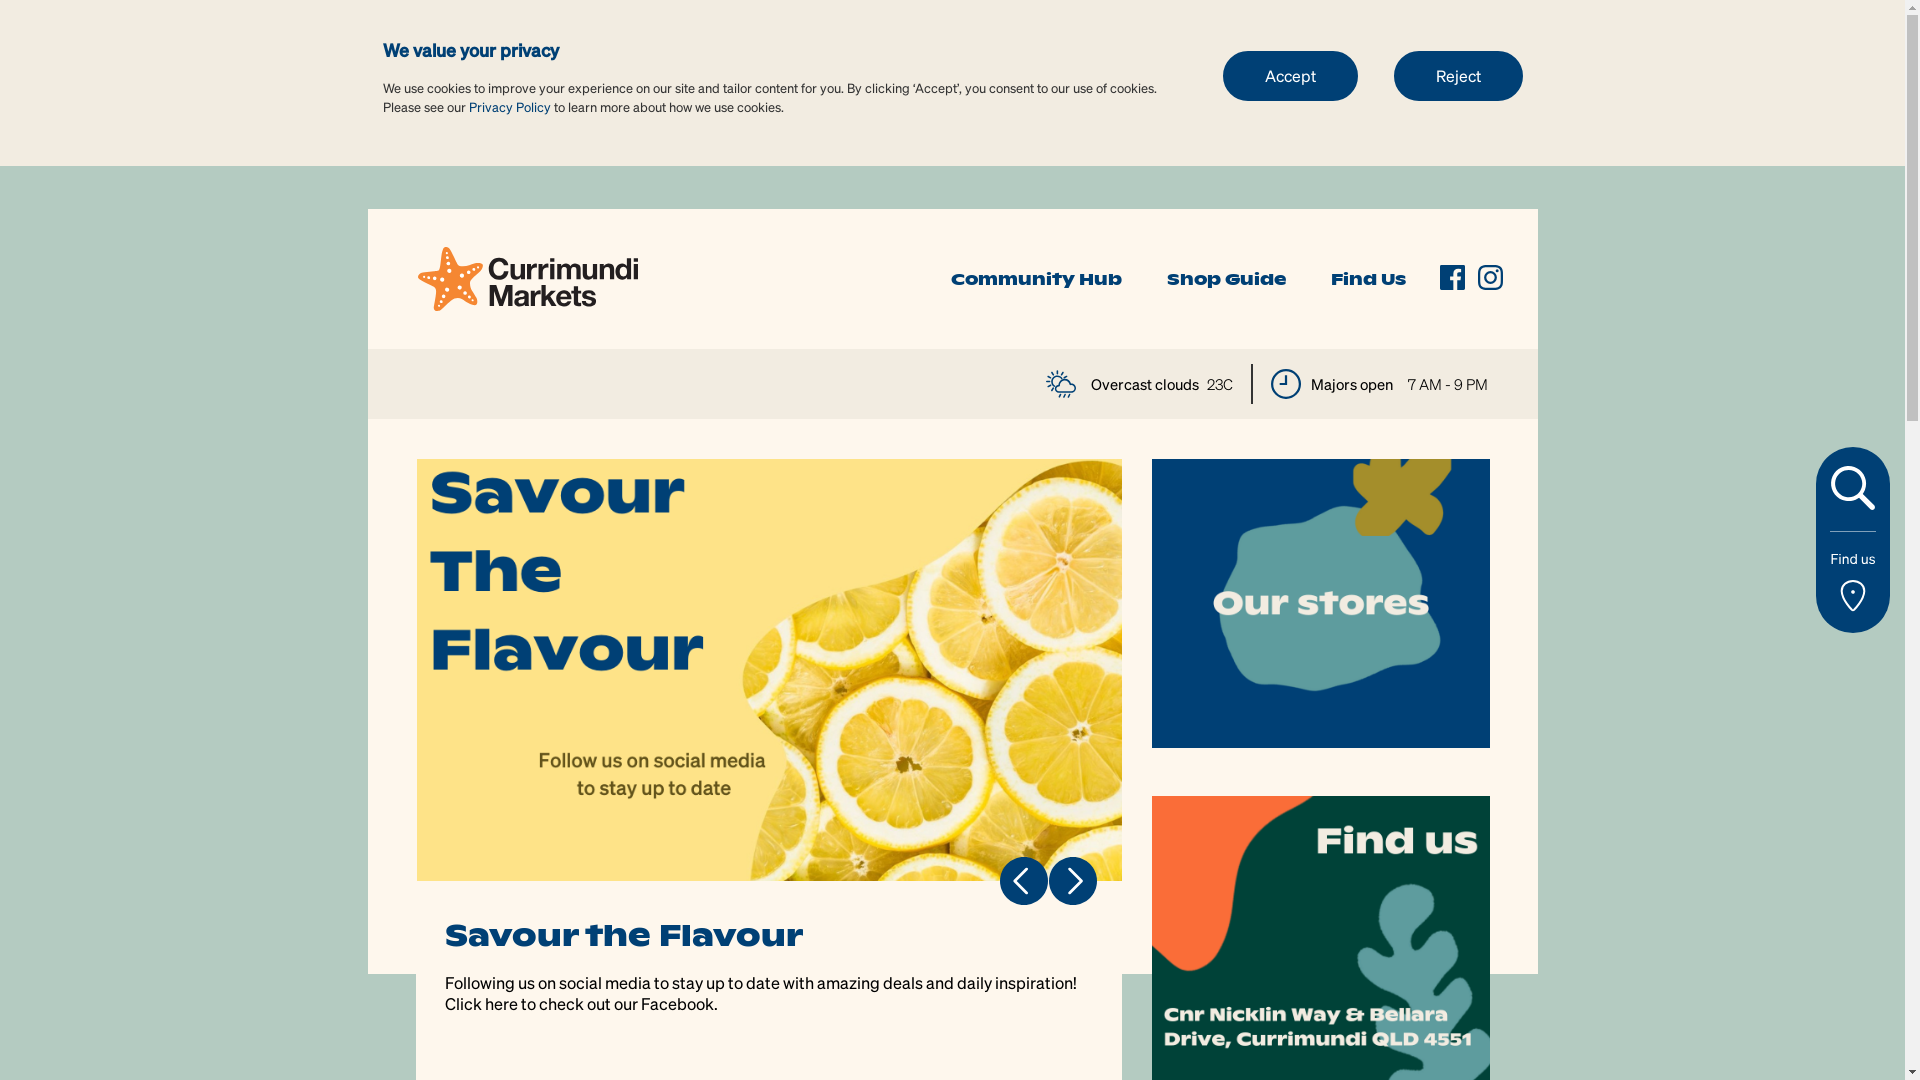  I want to click on 'Reject', so click(1392, 73).